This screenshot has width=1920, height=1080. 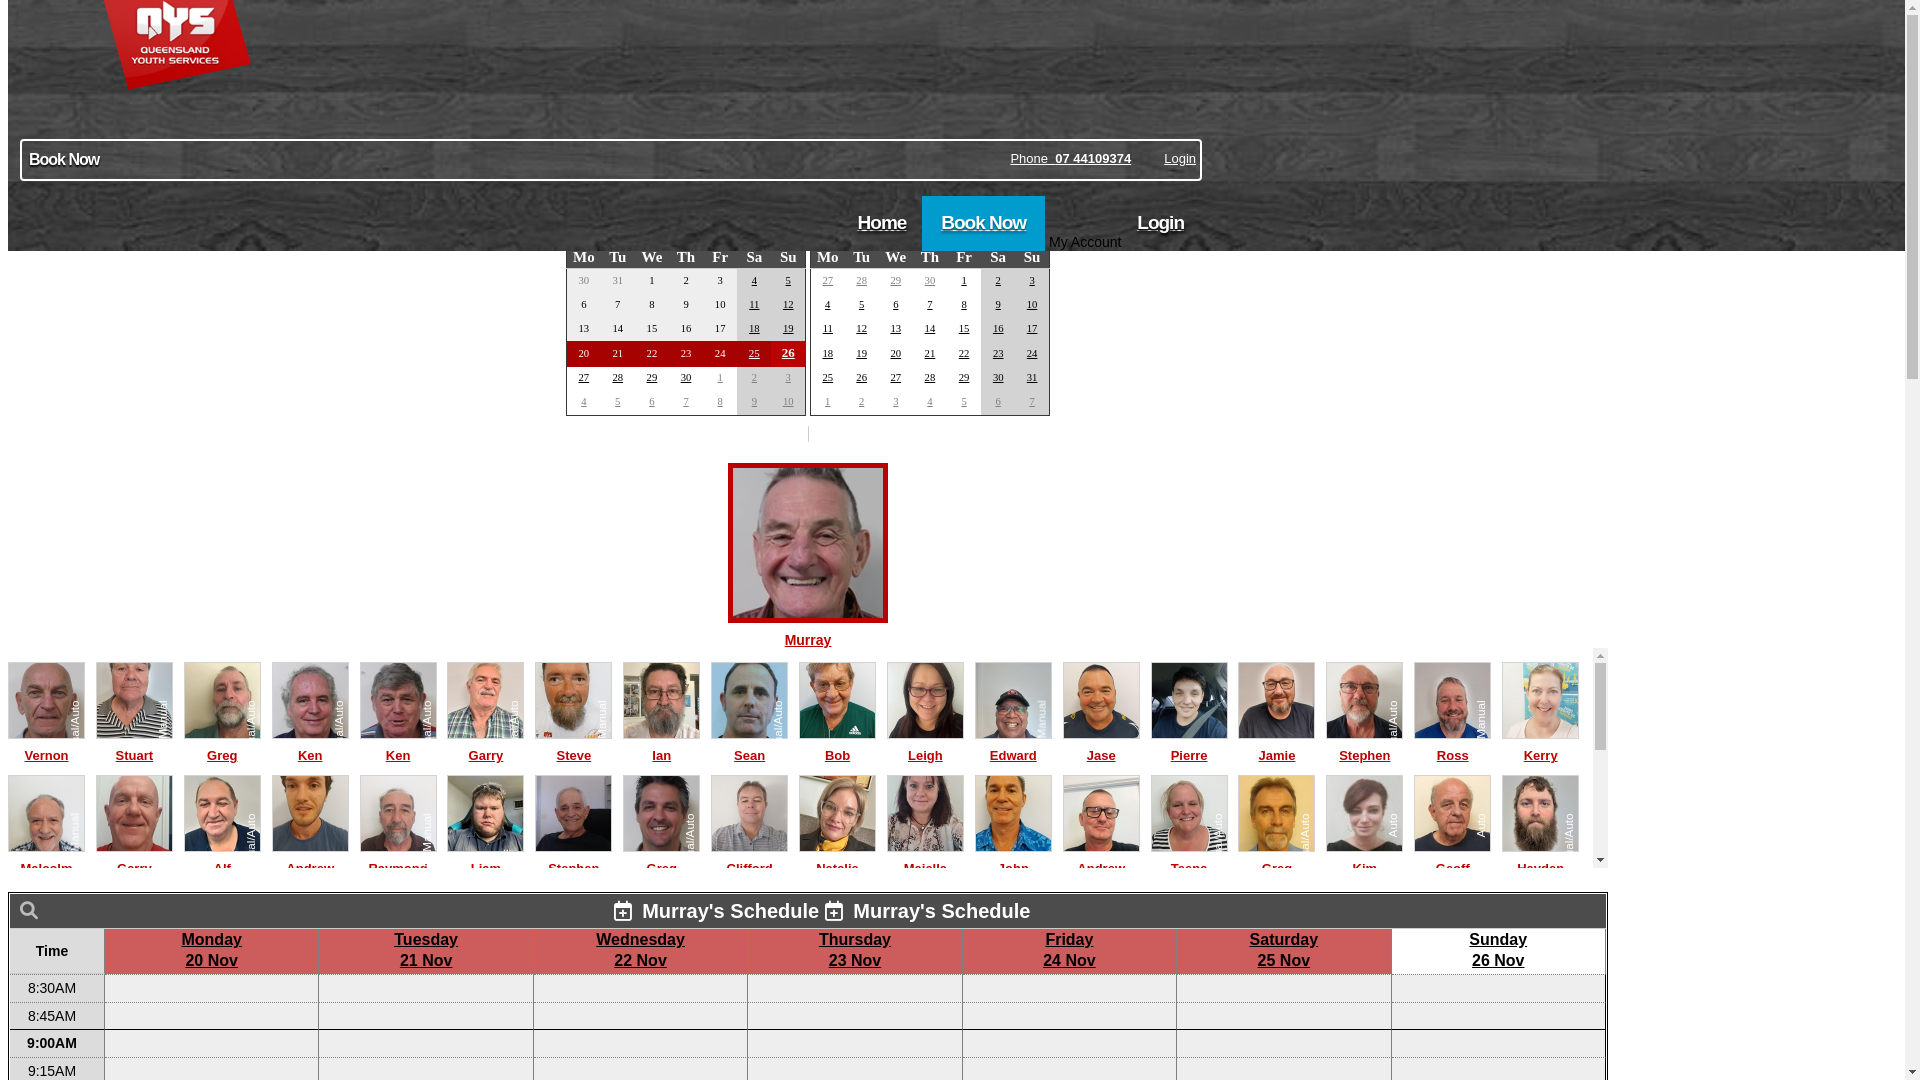 I want to click on '29', so click(x=894, y=280).